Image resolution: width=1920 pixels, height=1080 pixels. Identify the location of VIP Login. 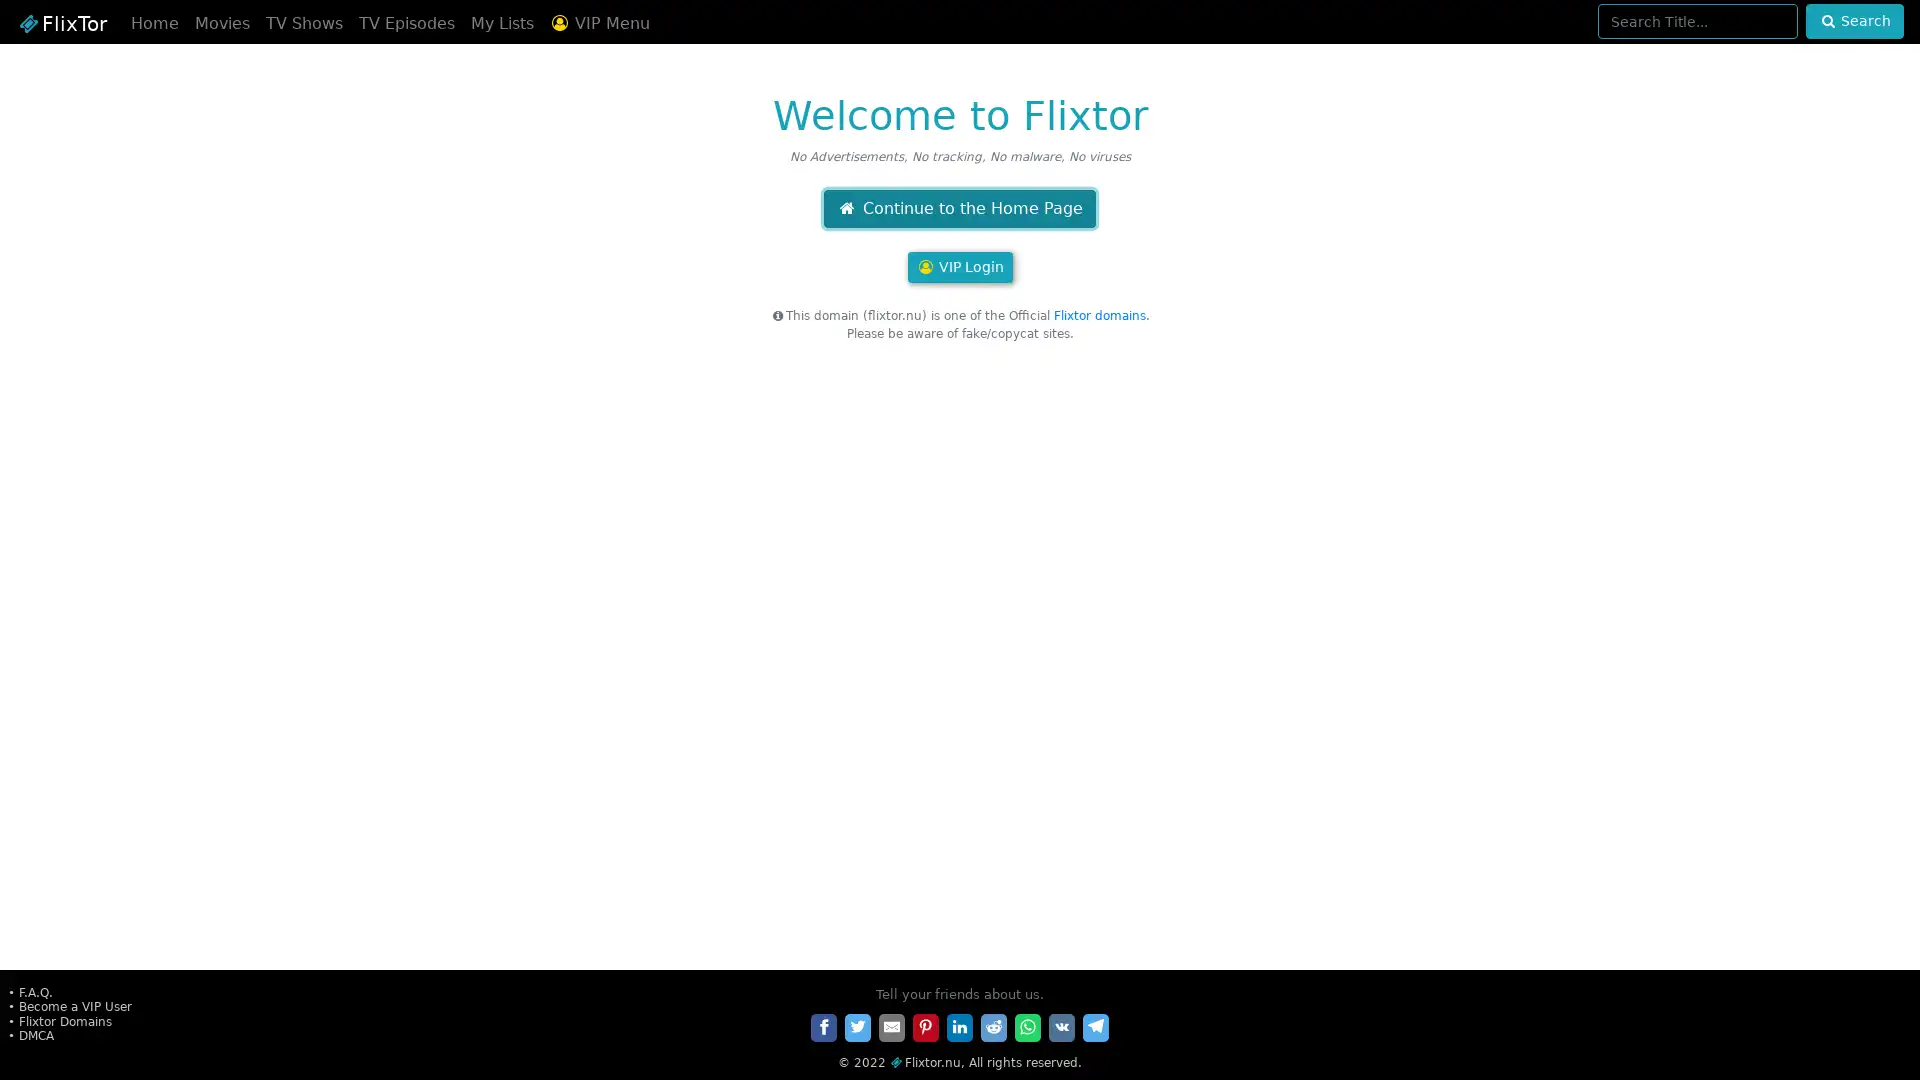
(958, 266).